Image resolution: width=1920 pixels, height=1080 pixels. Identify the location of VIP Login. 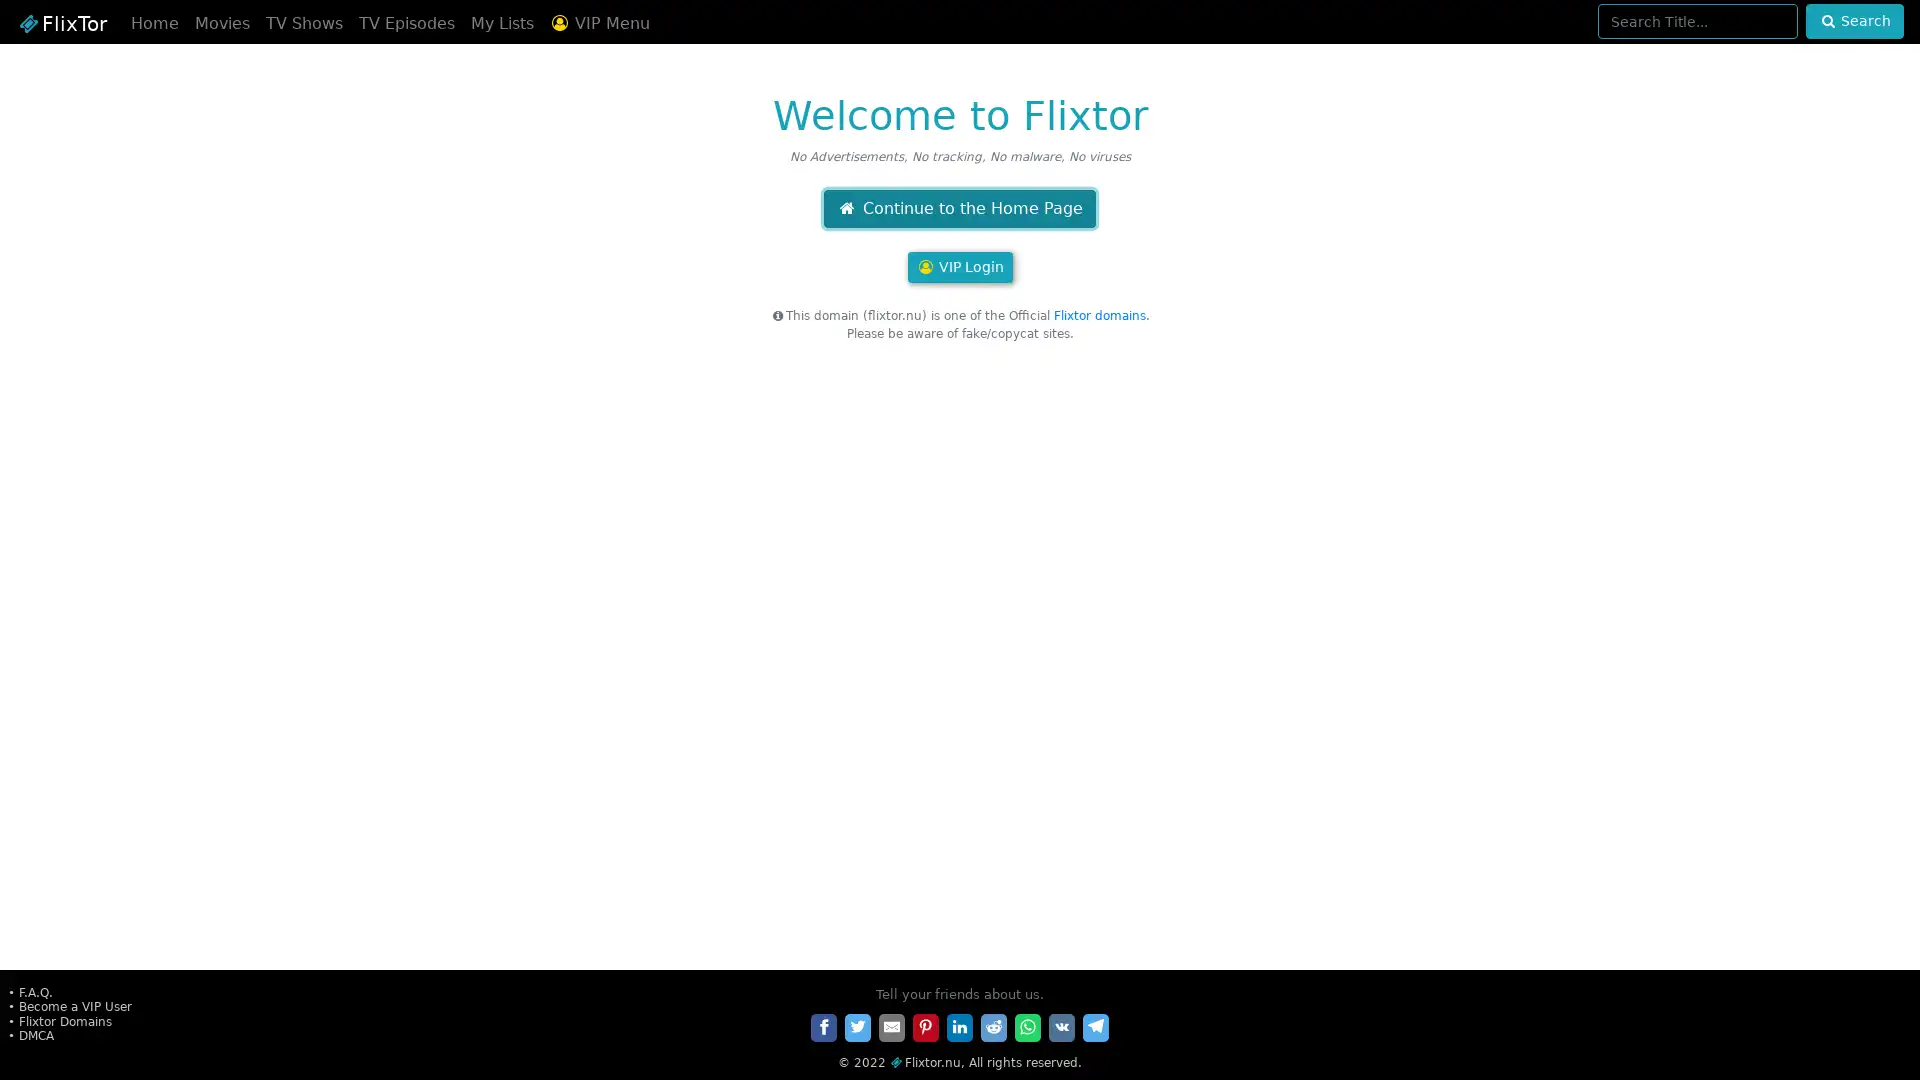
(958, 266).